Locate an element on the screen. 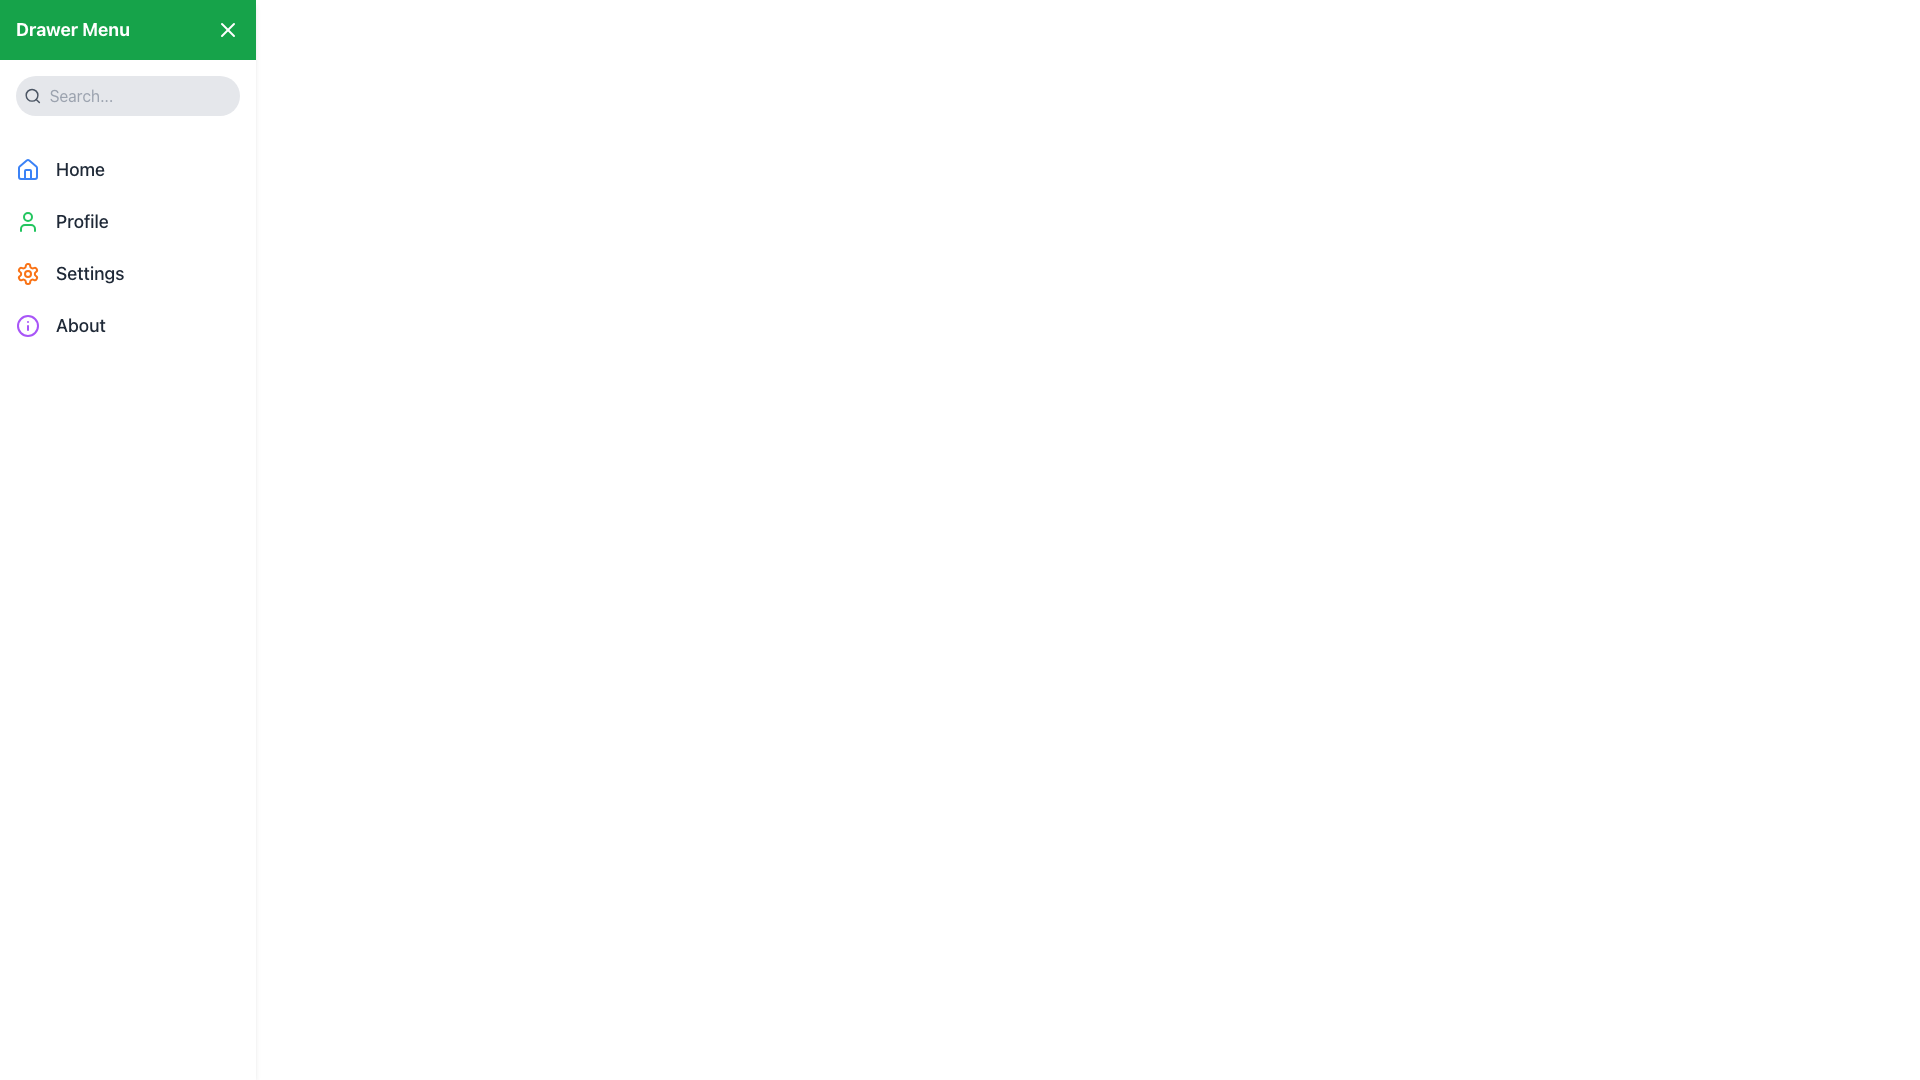 The width and height of the screenshot is (1920, 1080). the 'About' text label in the vertical menu is located at coordinates (80, 325).